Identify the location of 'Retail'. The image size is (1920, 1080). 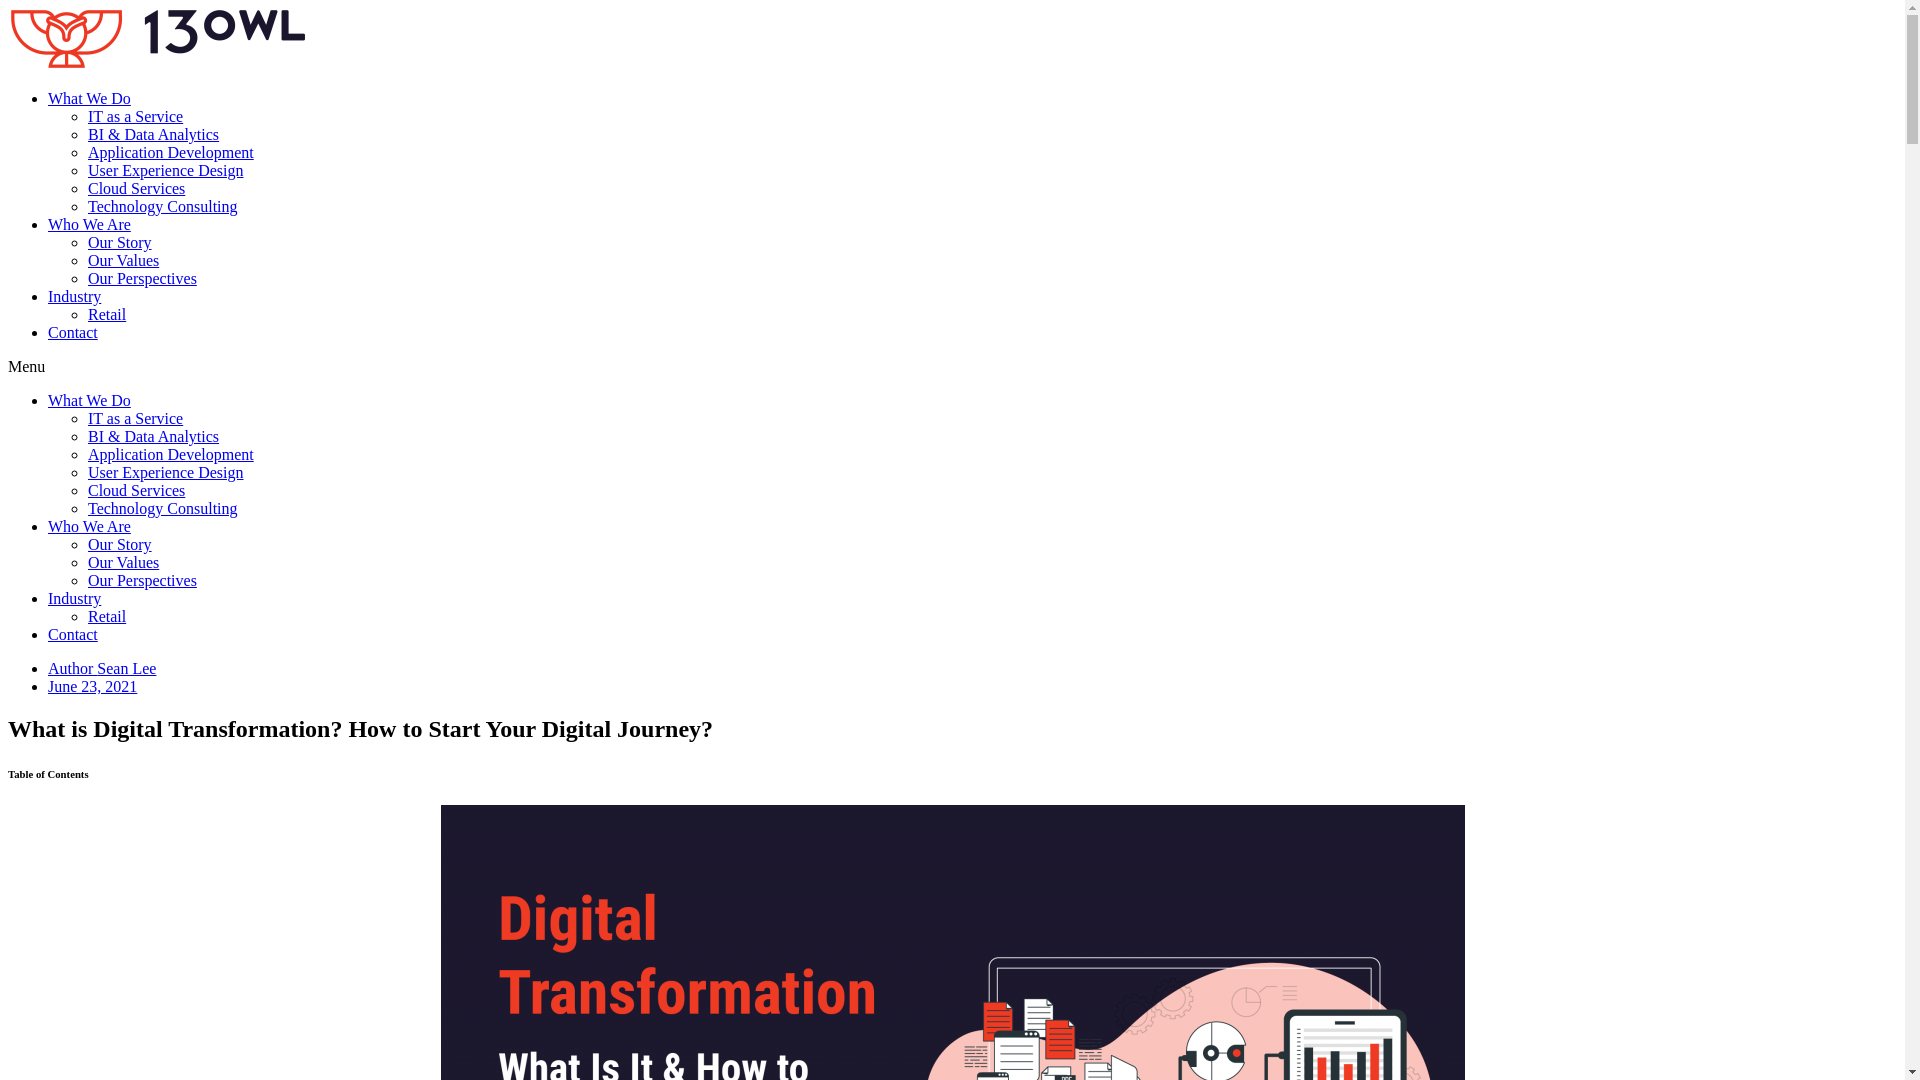
(105, 615).